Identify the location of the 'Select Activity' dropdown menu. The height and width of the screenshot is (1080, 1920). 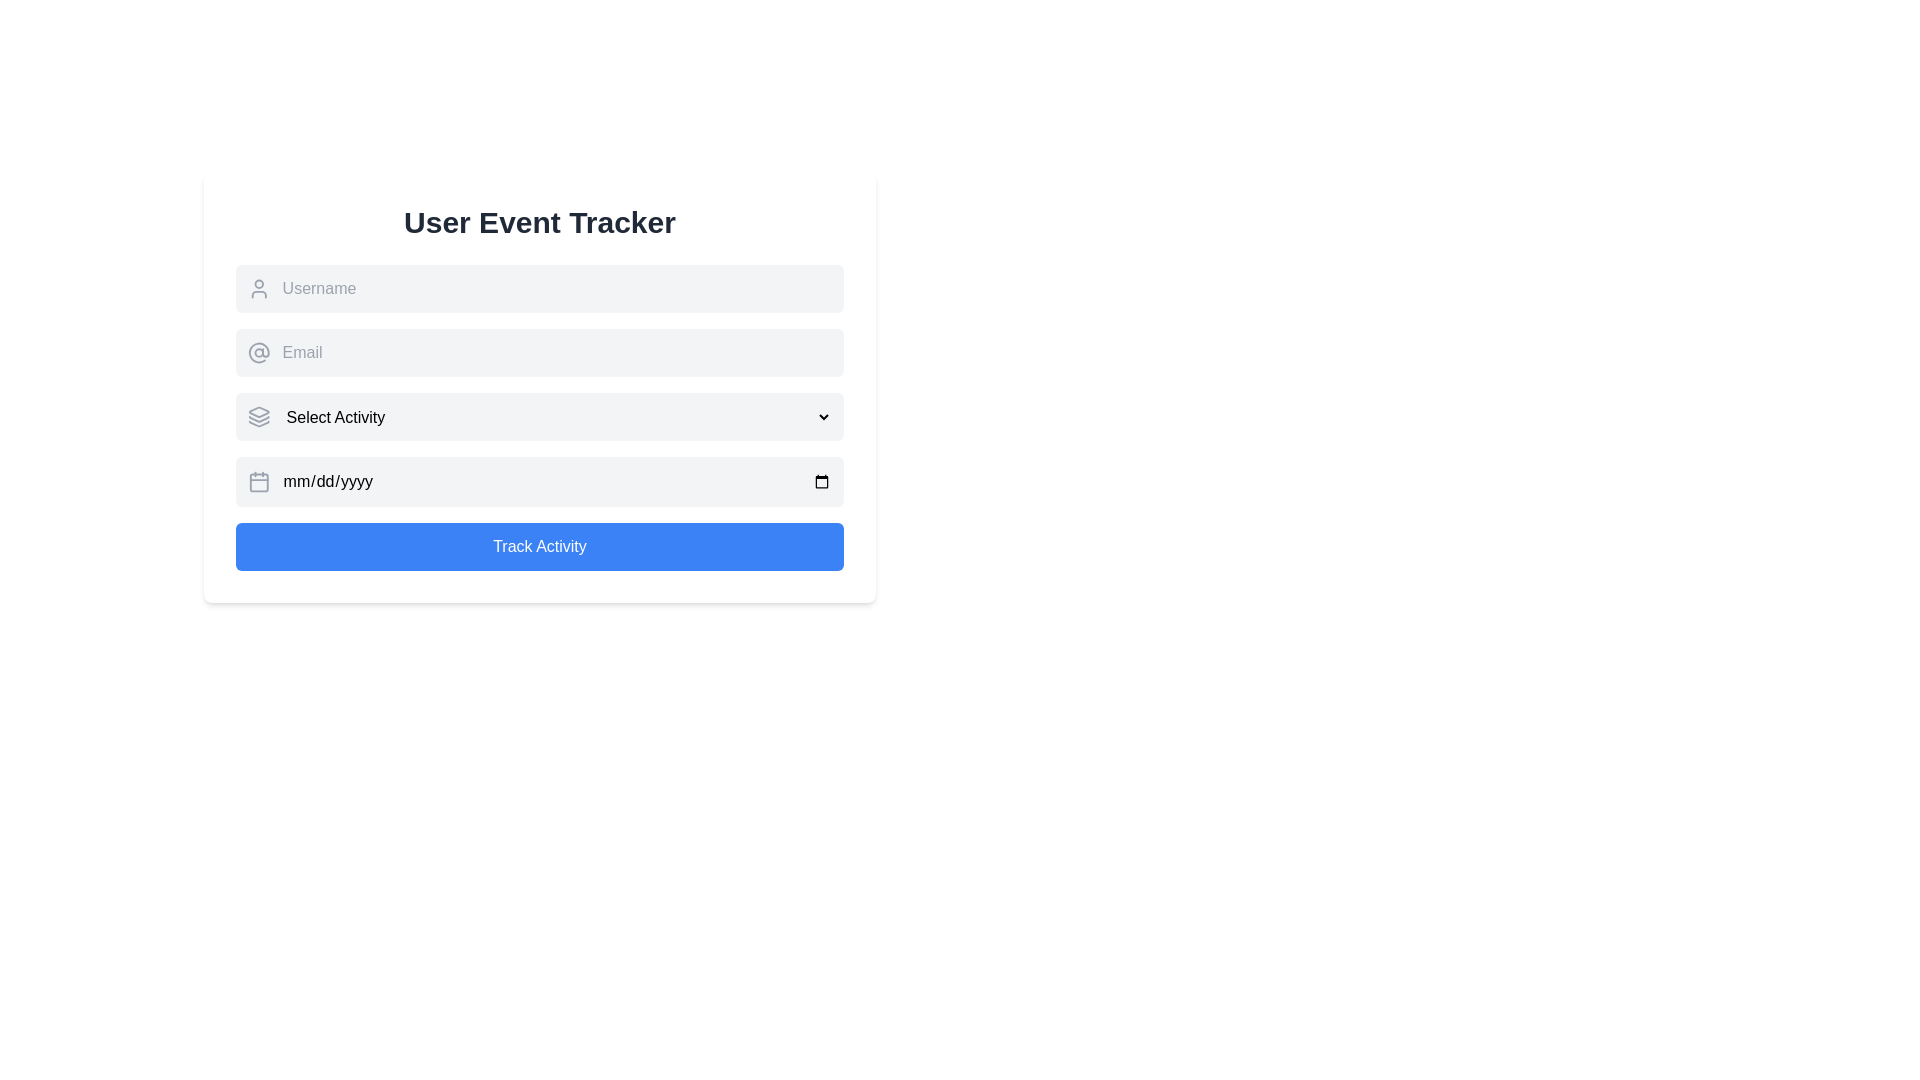
(539, 416).